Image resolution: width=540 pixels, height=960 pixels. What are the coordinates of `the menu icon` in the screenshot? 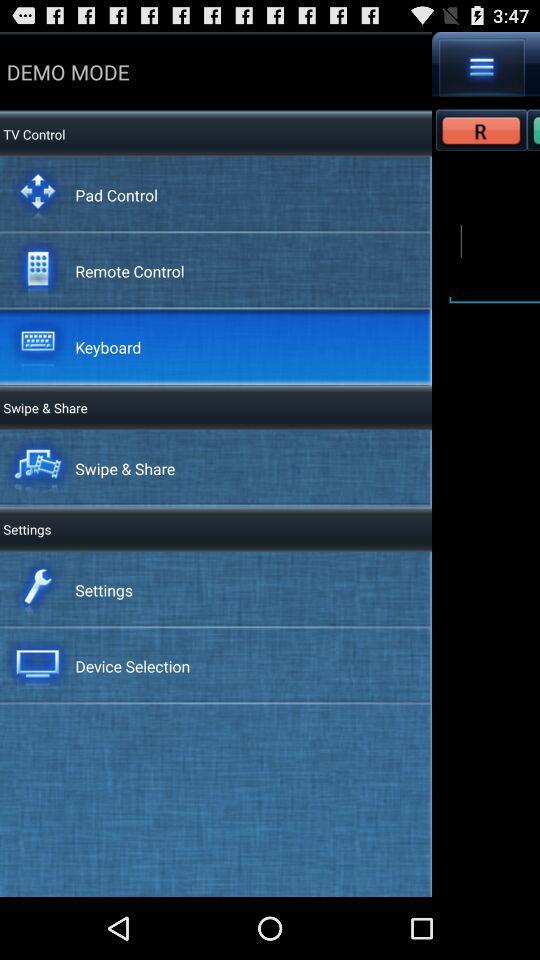 It's located at (481, 71).